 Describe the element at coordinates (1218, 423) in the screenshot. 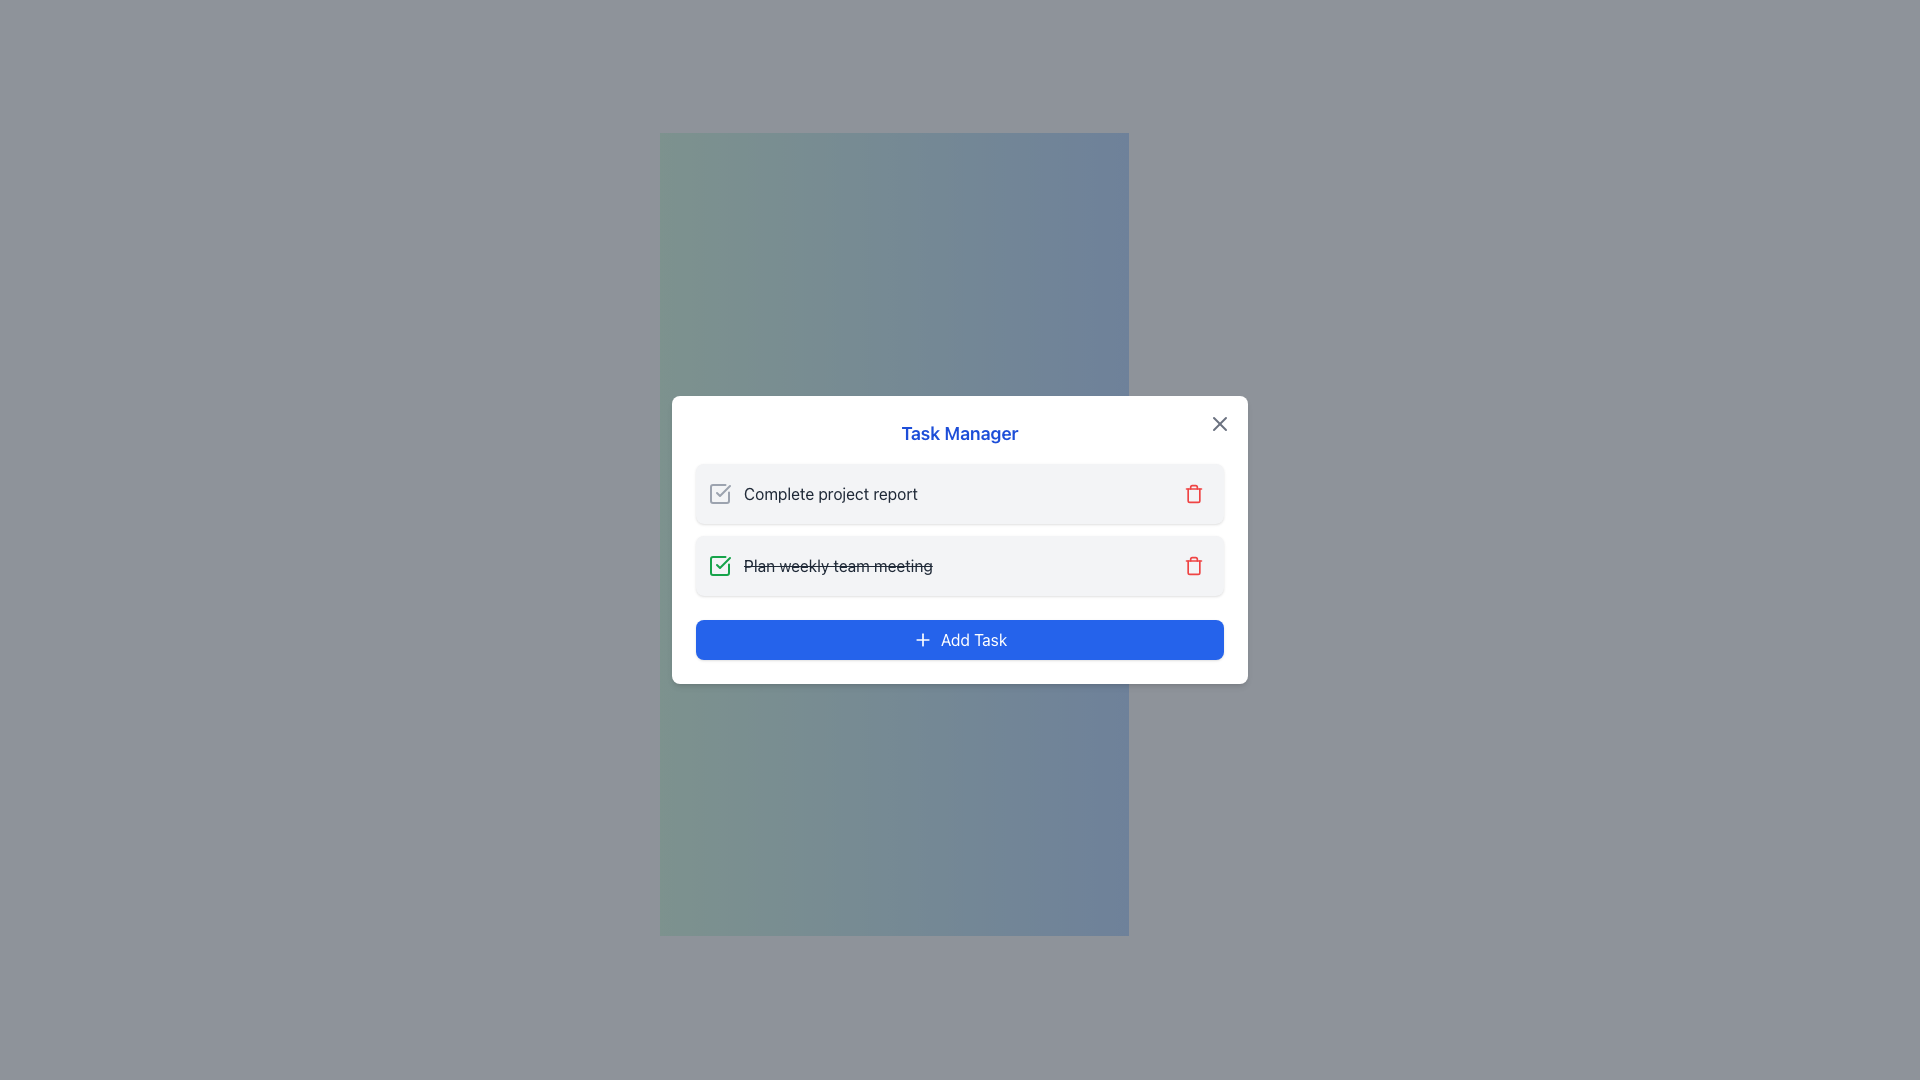

I see `the Close Button located in the top-right corner of the modal` at that location.